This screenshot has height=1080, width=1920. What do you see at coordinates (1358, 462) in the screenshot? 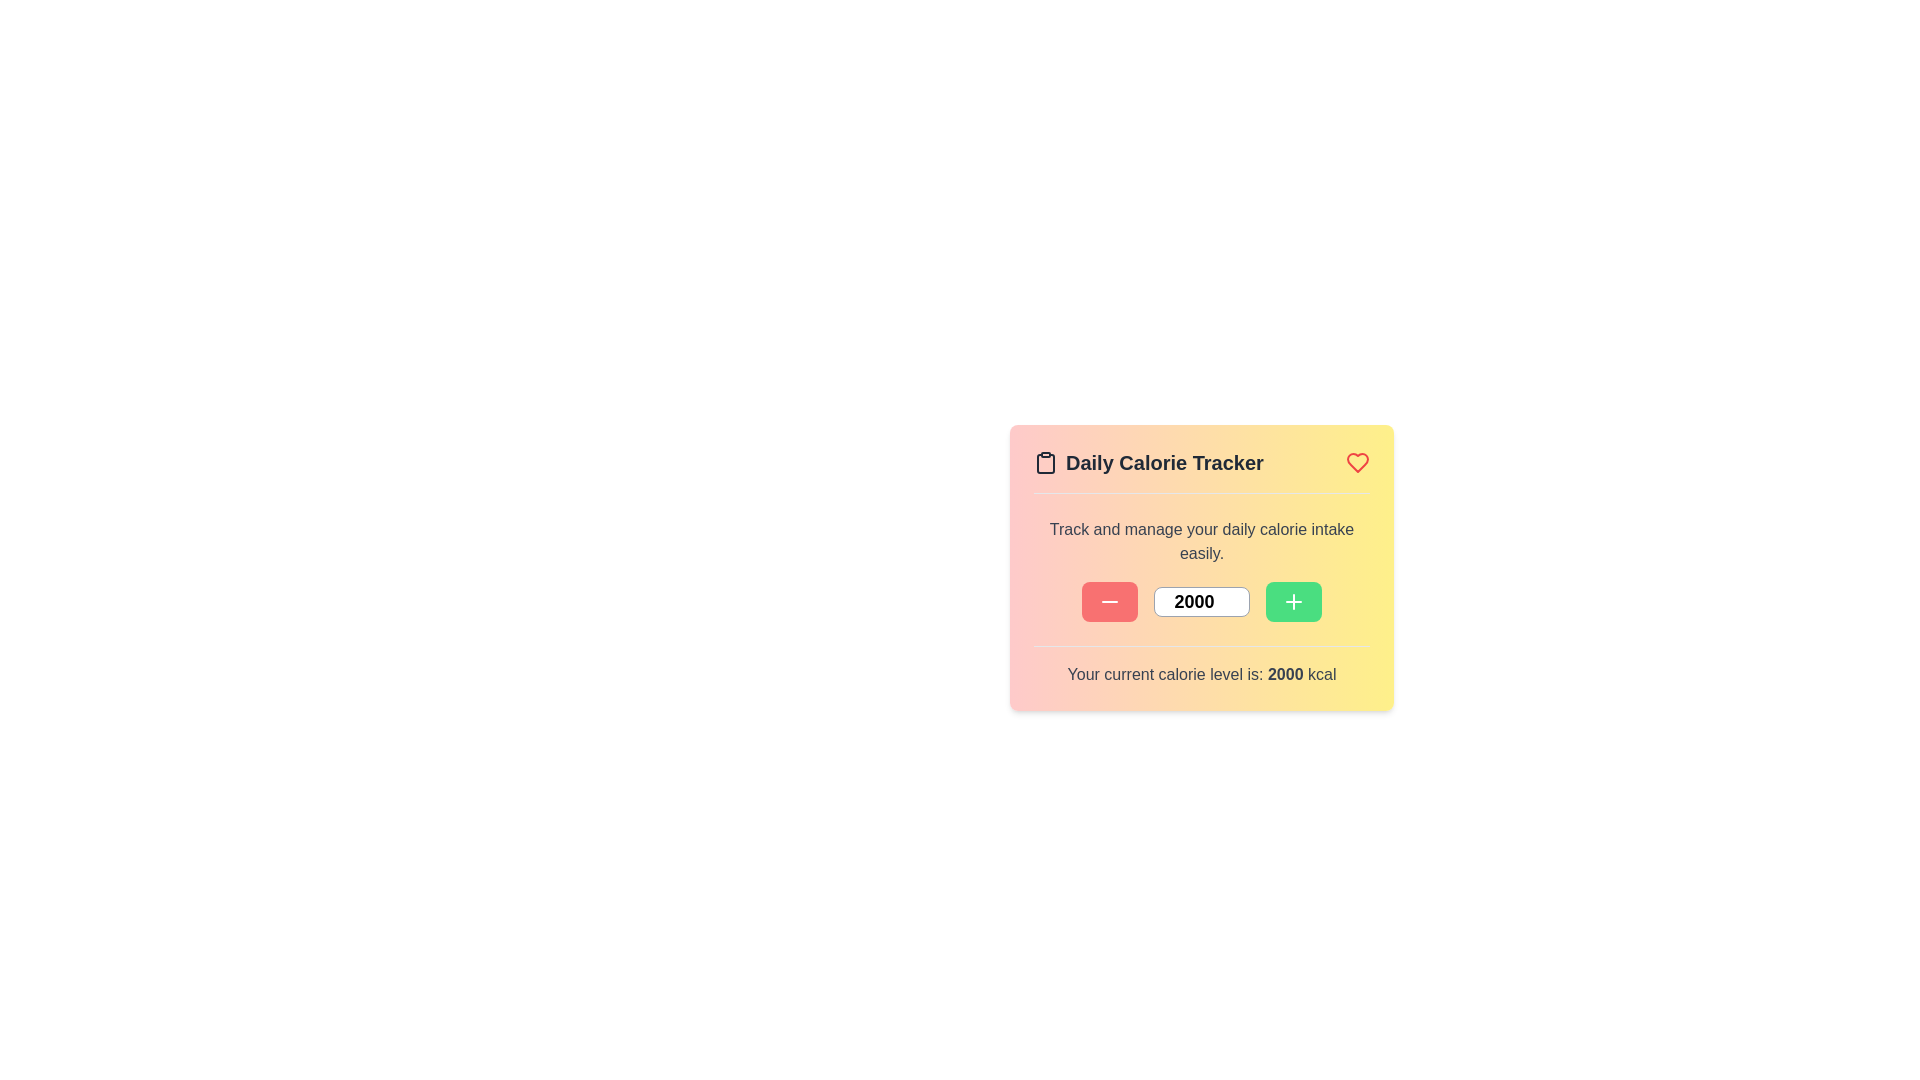
I see `the current visual state of the heart-shaped icon located in the top-right corner of the 'Daily Calorie Tracker' content card` at bounding box center [1358, 462].